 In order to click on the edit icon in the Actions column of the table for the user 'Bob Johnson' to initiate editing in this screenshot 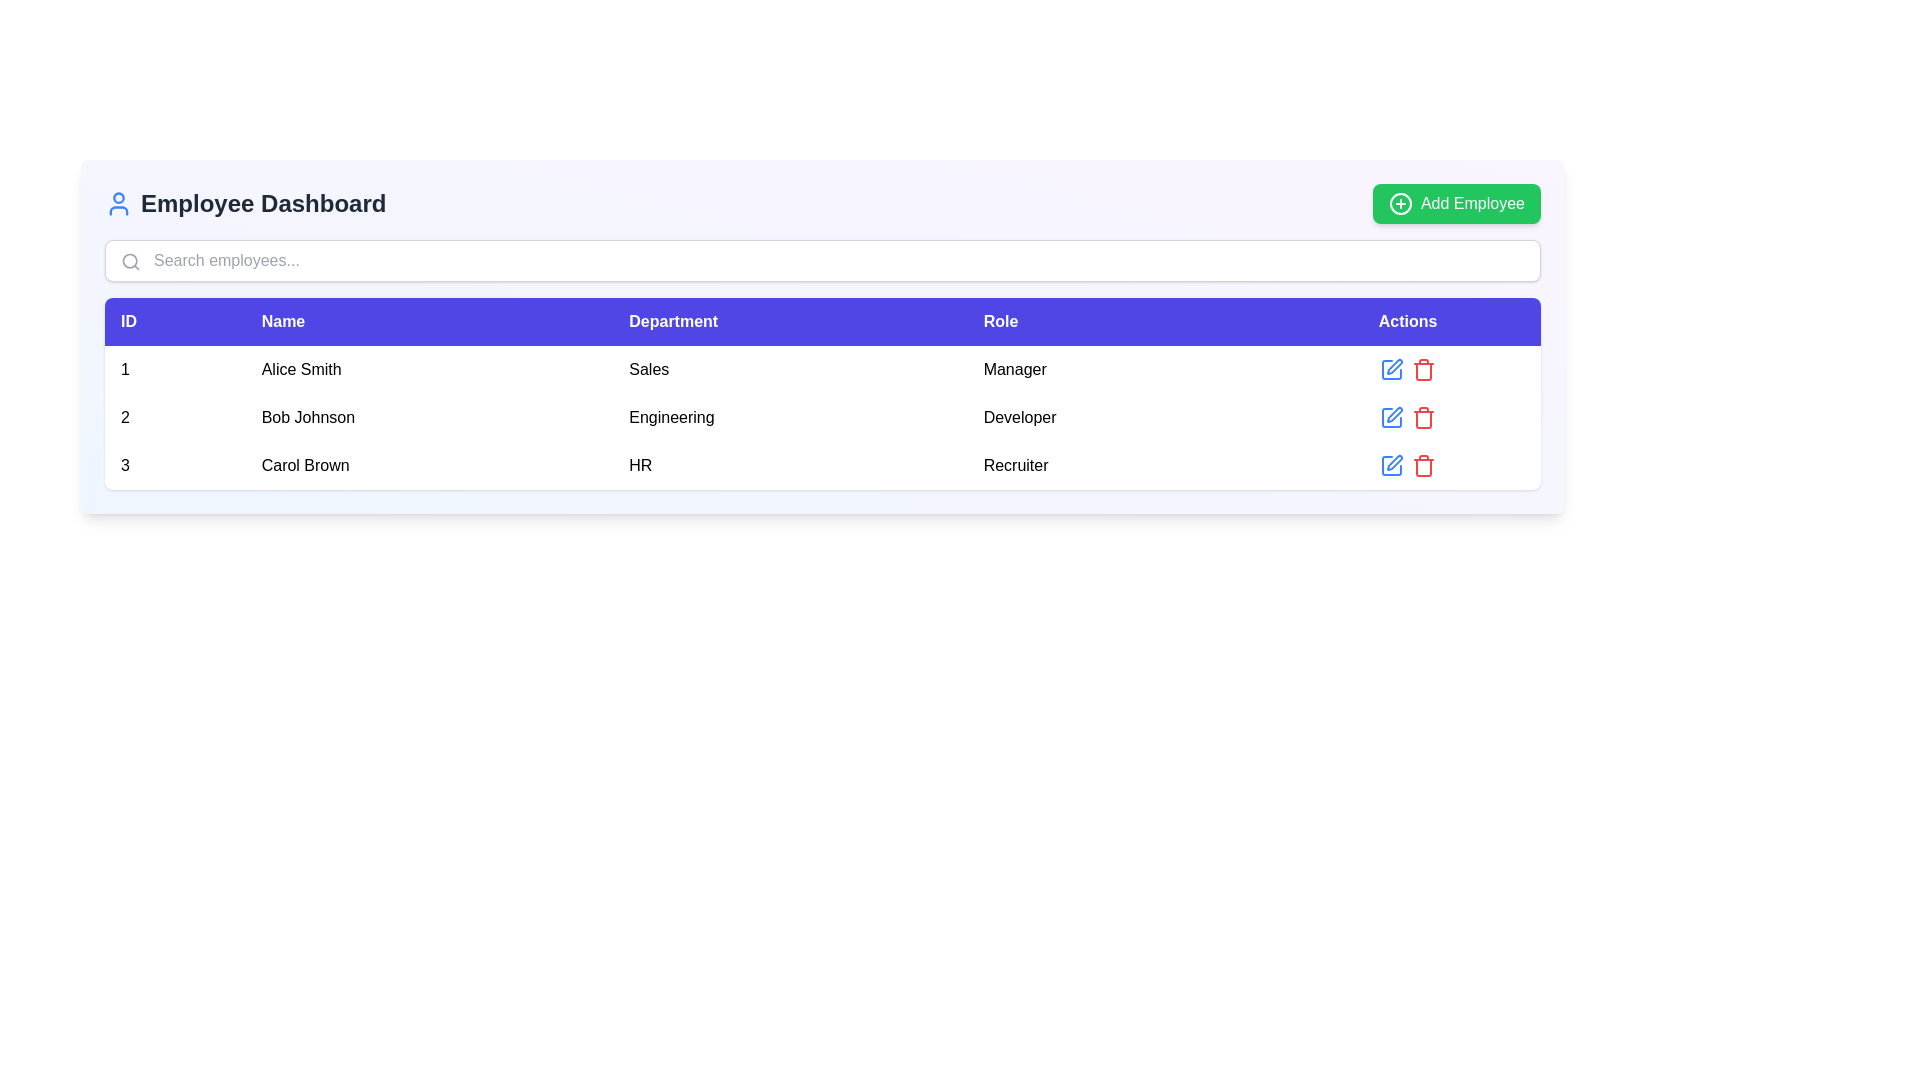, I will do `click(1391, 416)`.